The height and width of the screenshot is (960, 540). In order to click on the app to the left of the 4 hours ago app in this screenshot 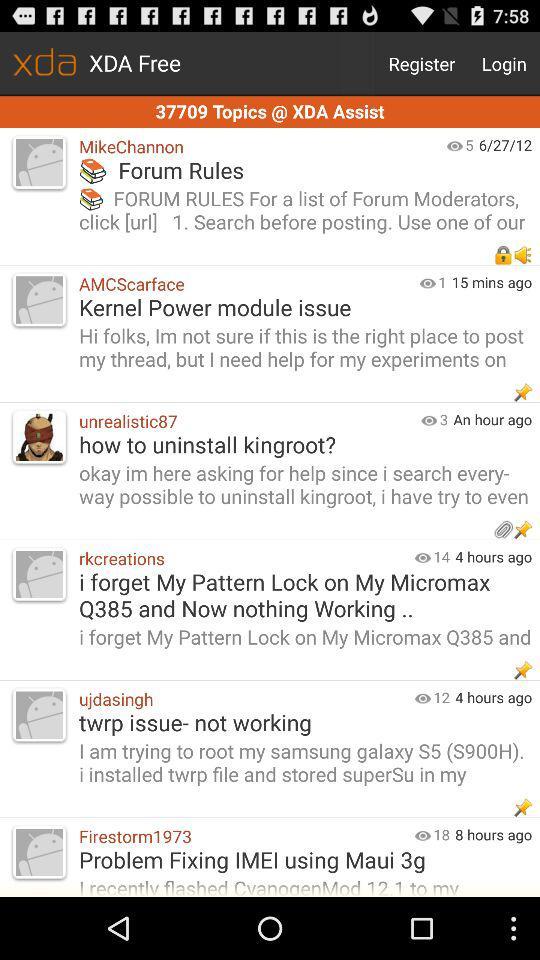, I will do `click(441, 556)`.